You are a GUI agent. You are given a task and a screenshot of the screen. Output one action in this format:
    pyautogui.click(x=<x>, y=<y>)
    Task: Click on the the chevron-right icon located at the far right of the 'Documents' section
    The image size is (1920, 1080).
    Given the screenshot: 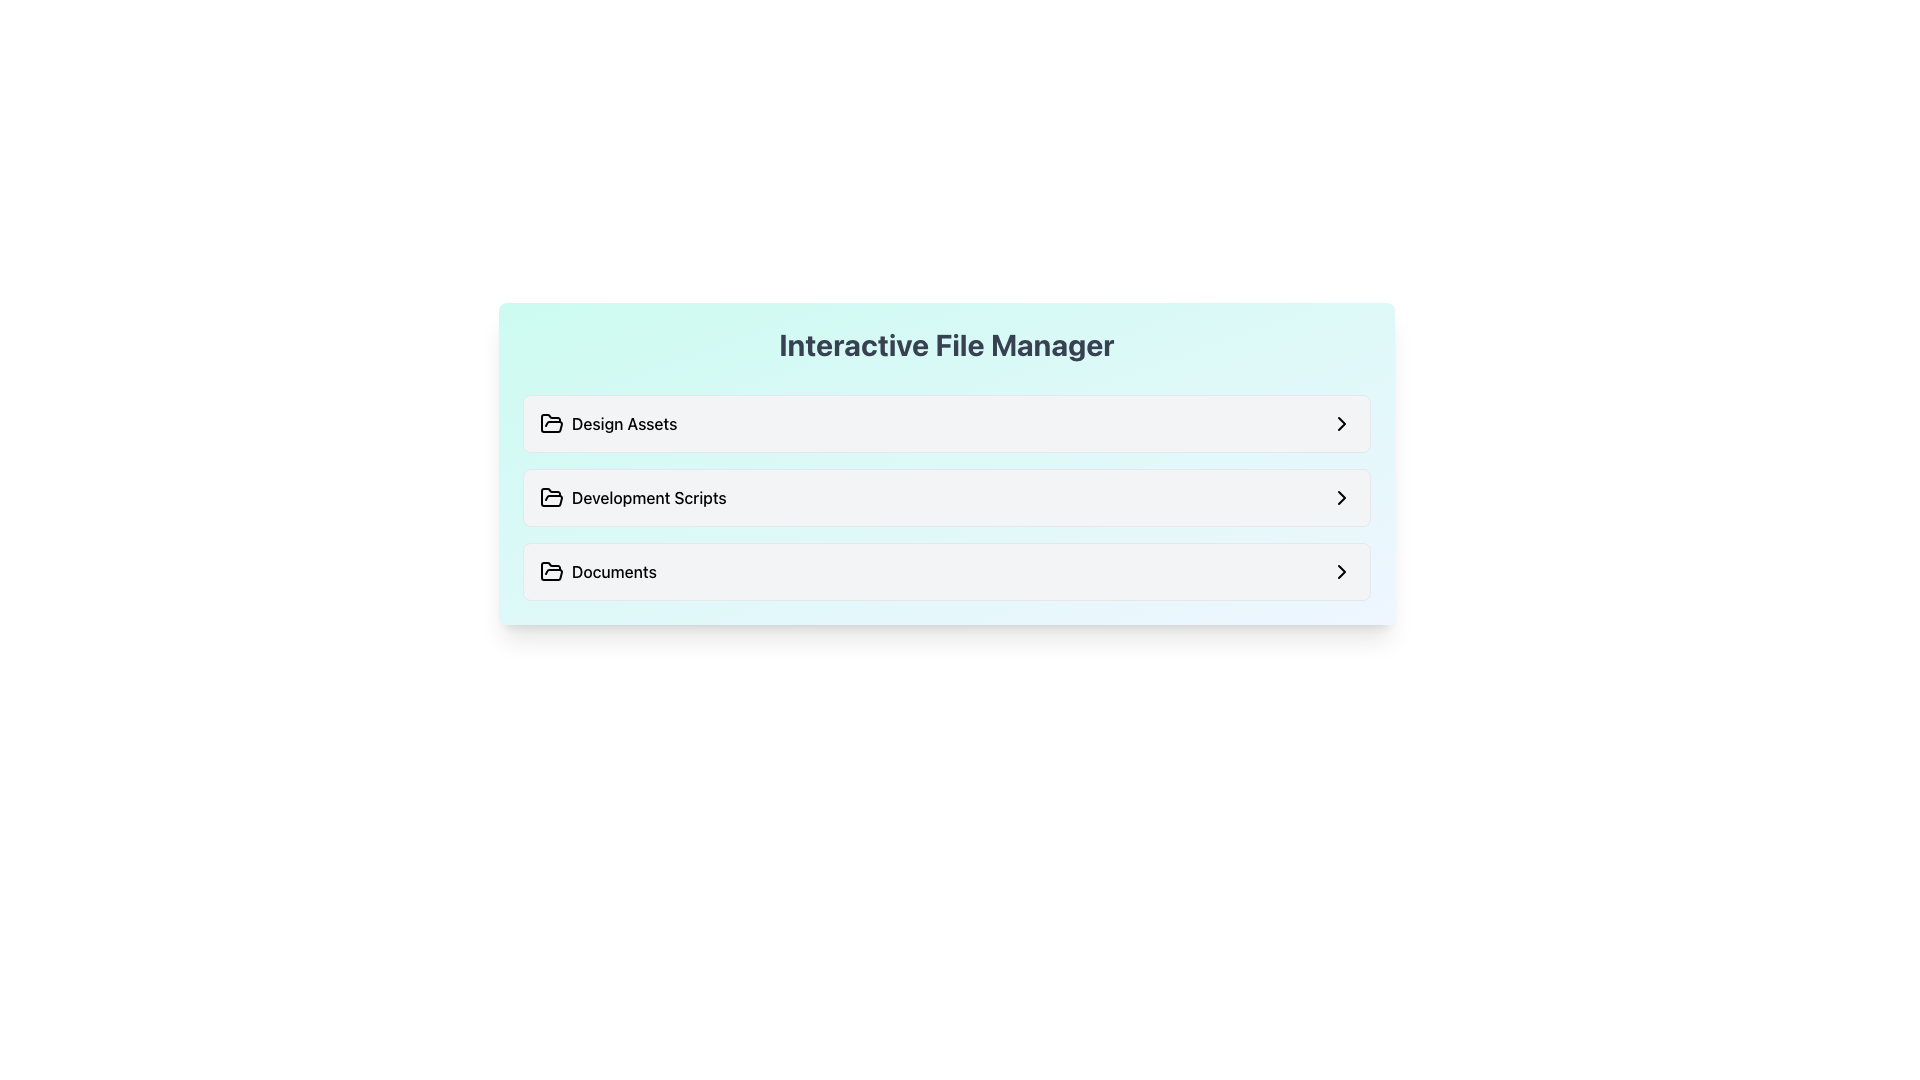 What is the action you would take?
    pyautogui.click(x=1342, y=571)
    